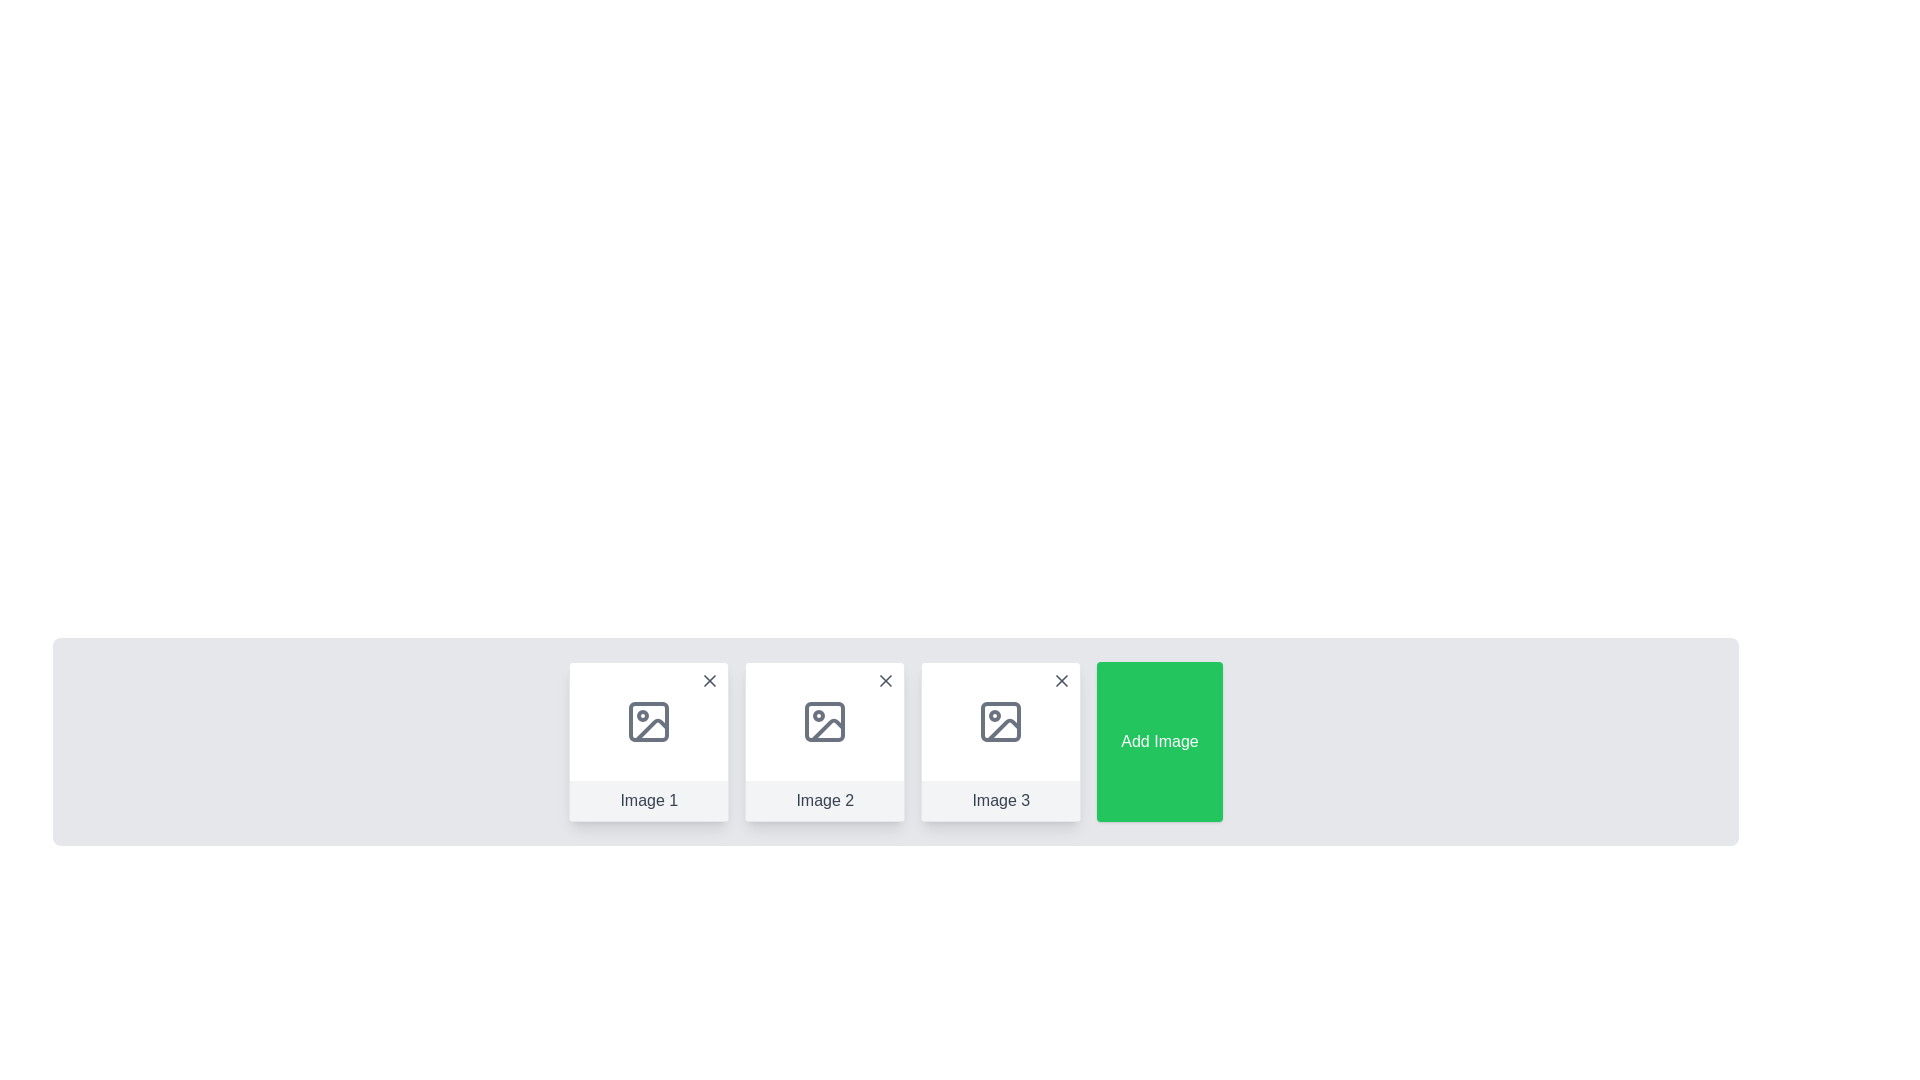 The width and height of the screenshot is (1920, 1080). I want to click on the decorative rectangular block with rounded corners located centrally in the first card of the three-card arrangement, so click(649, 721).